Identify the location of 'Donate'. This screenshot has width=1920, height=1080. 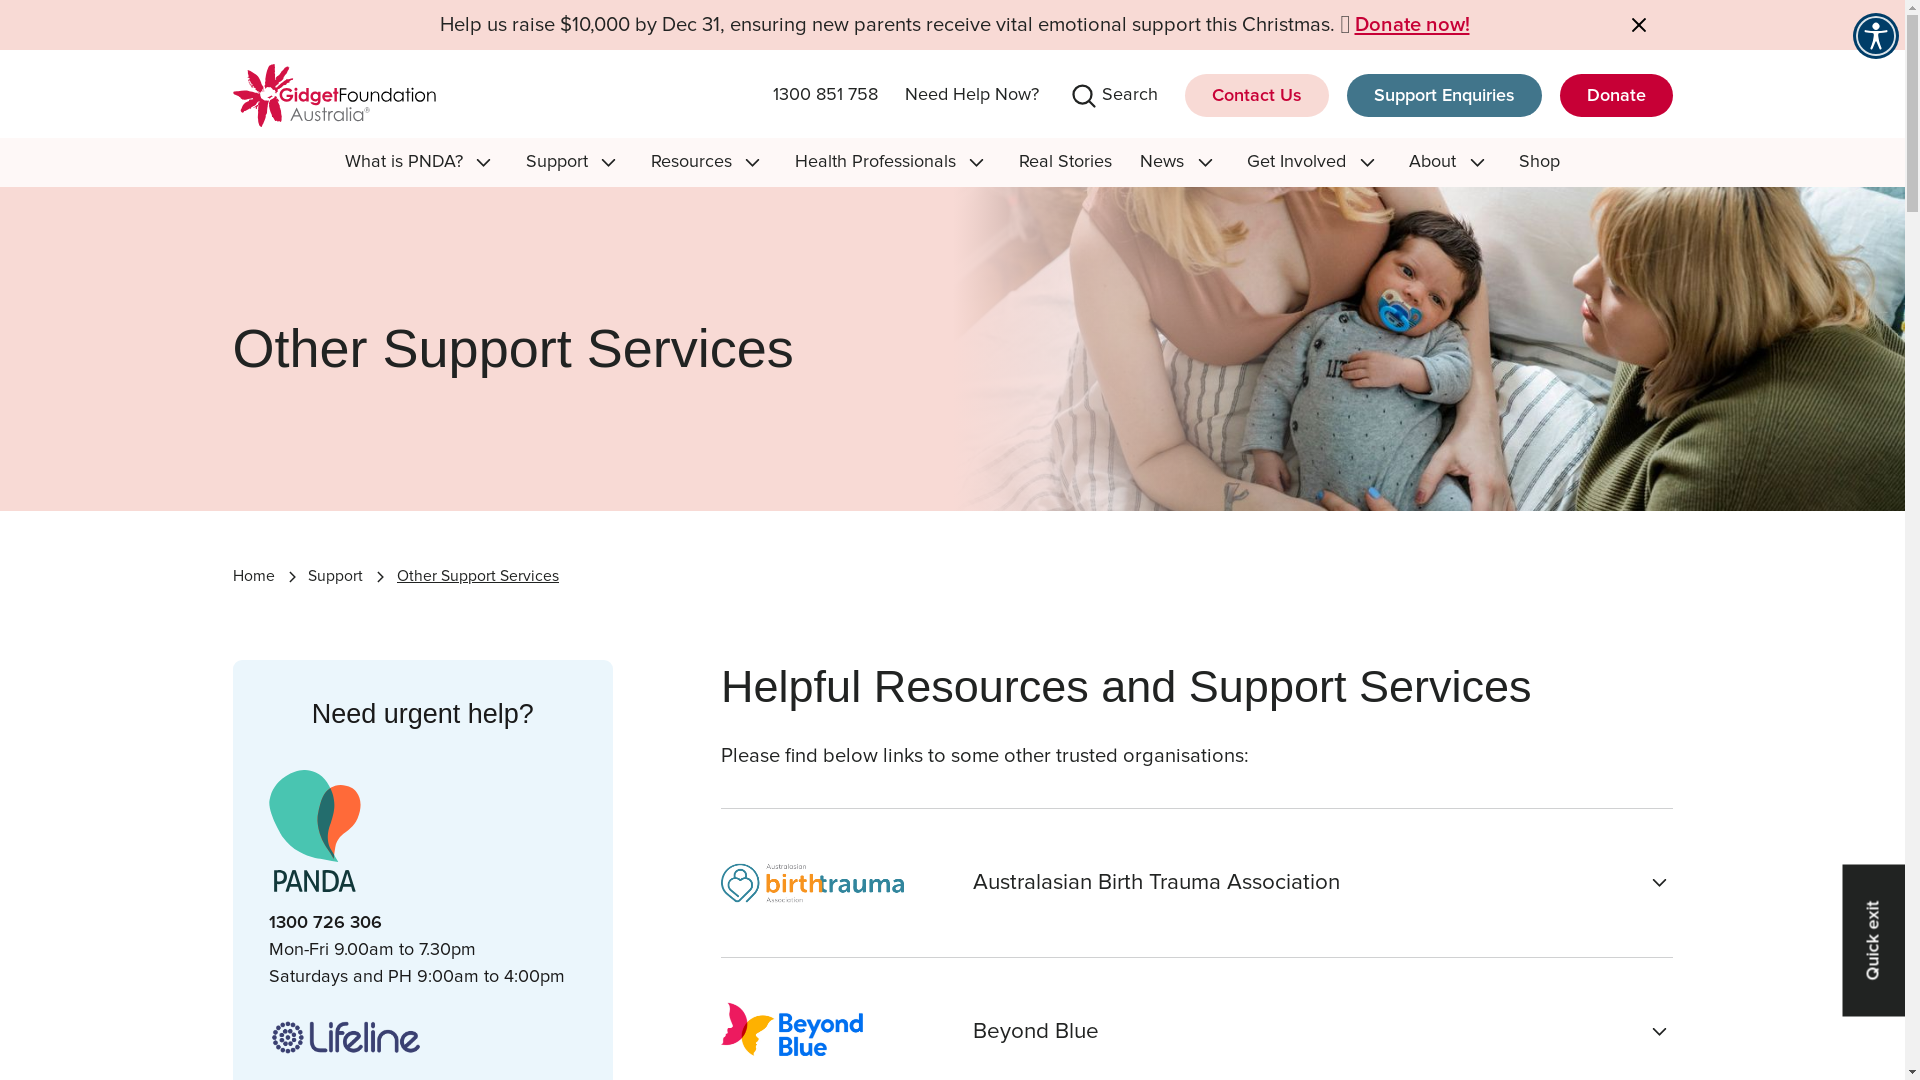
(1559, 95).